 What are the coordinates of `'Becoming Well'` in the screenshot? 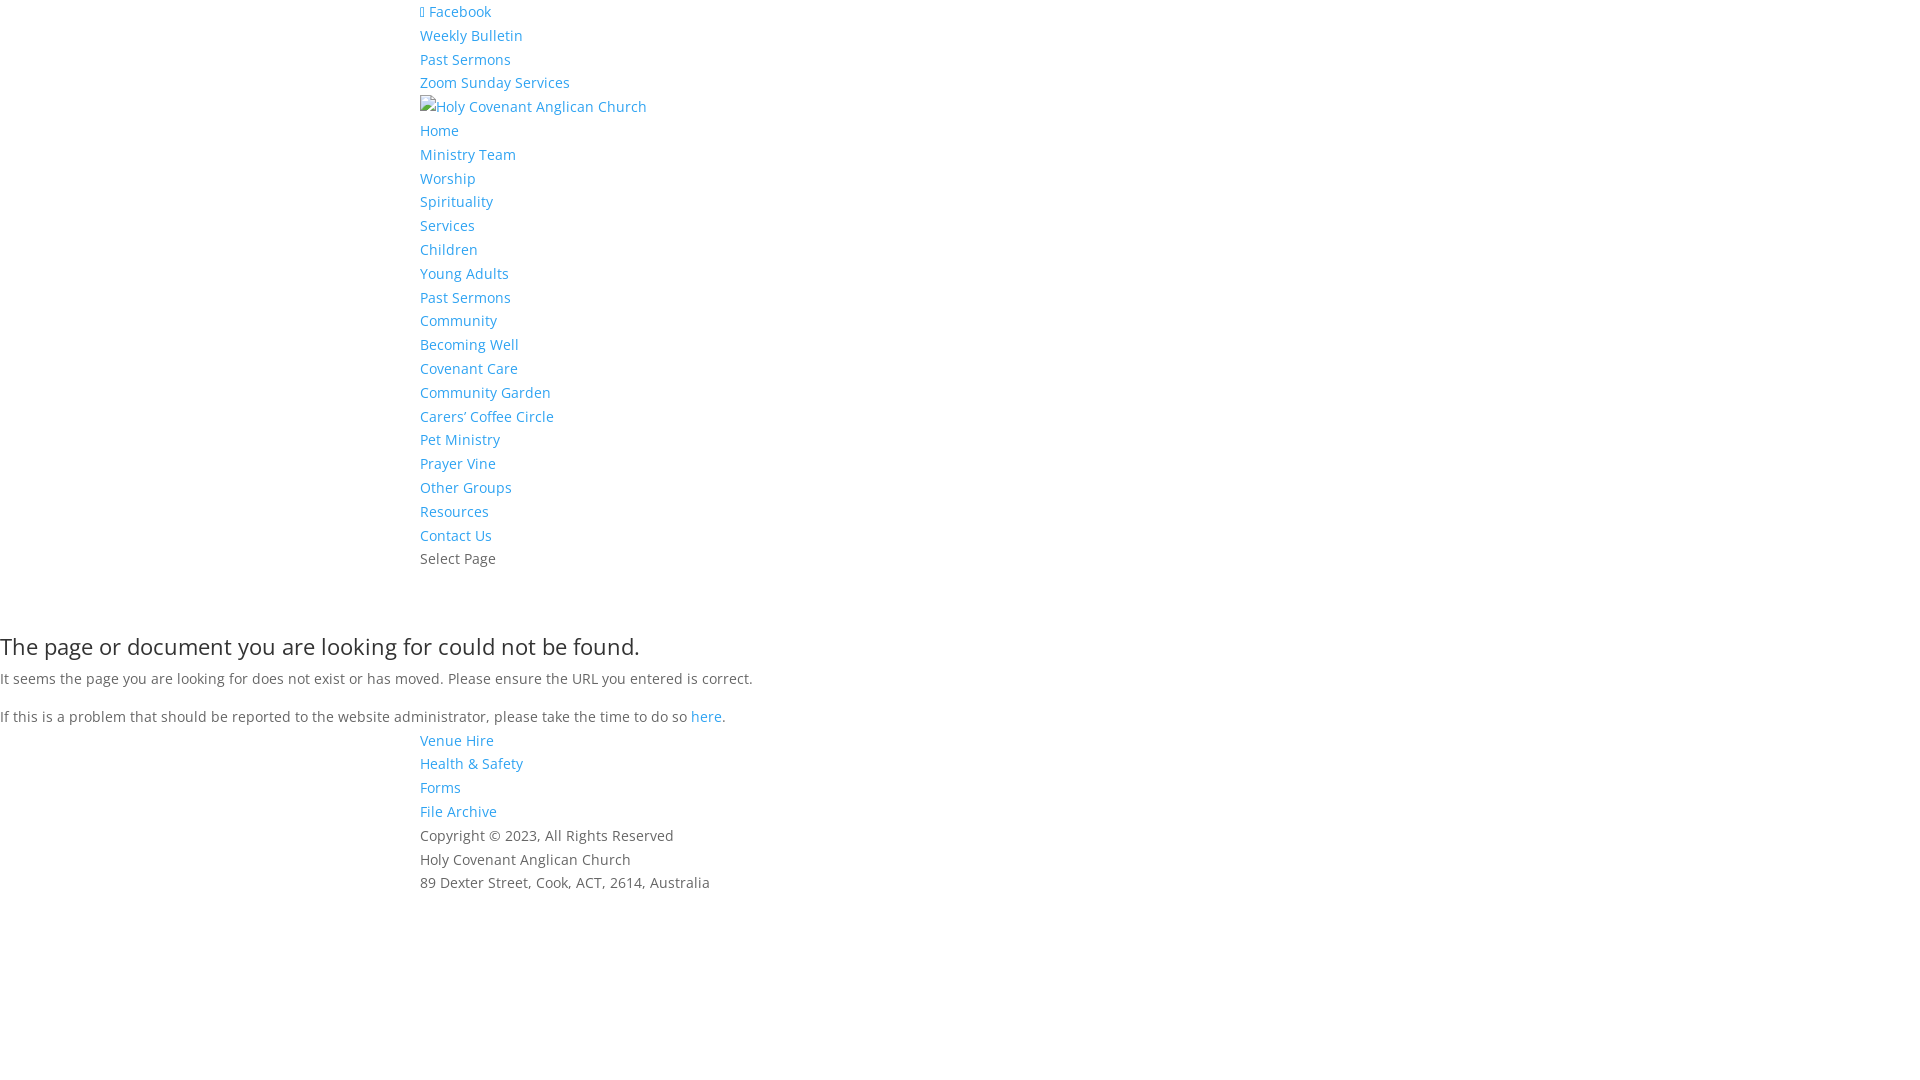 It's located at (419, 343).